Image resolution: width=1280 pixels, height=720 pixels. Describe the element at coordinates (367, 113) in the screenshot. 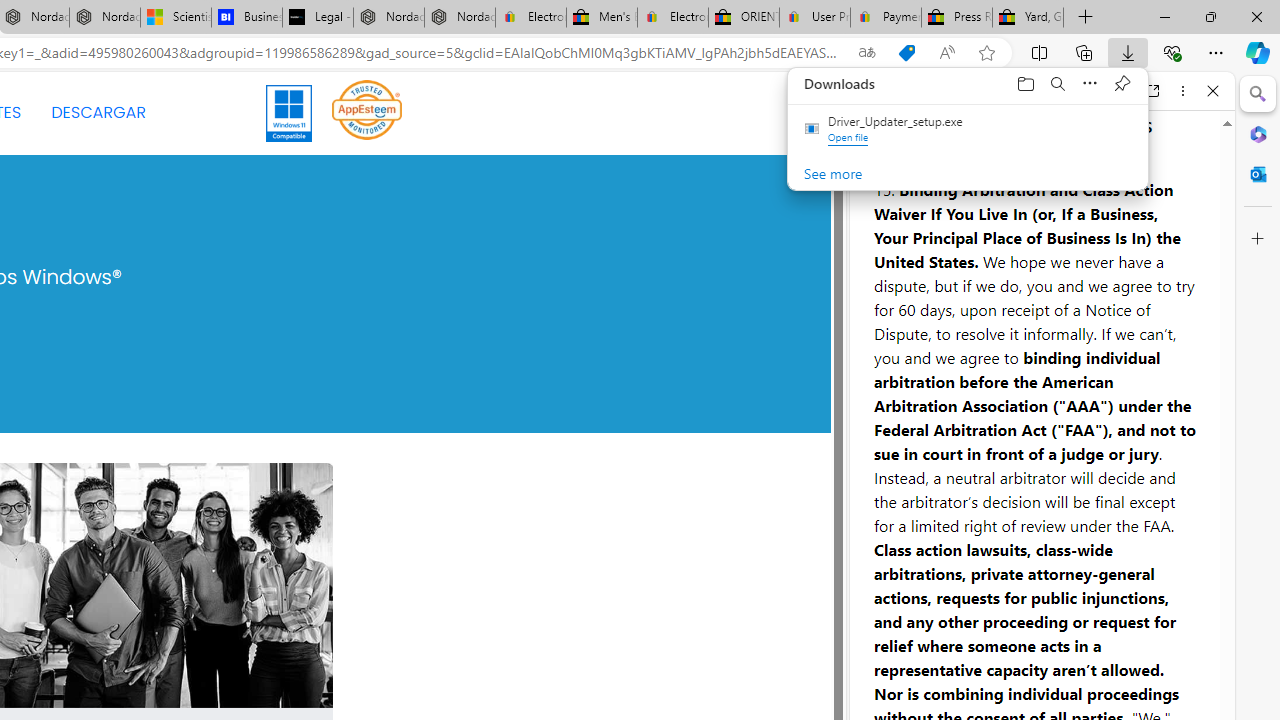

I see `'App Esteem'` at that location.